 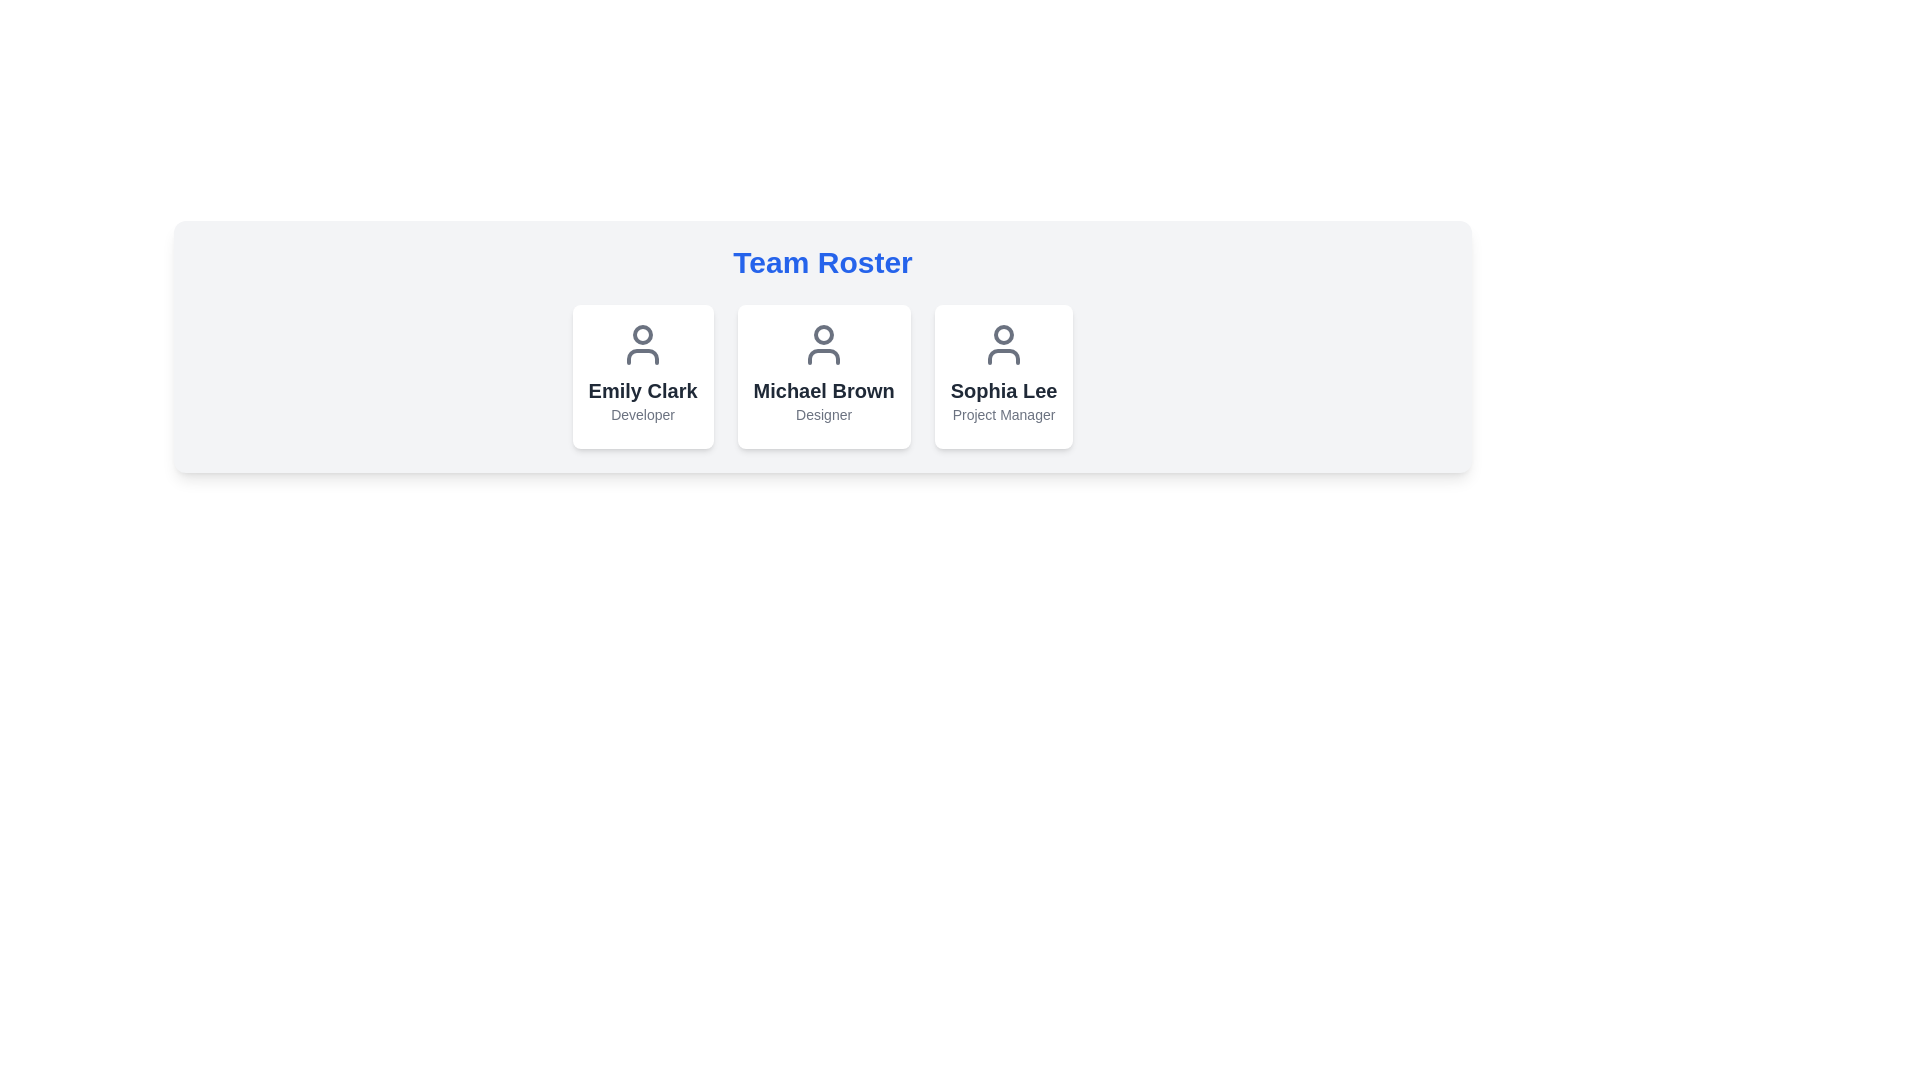 What do you see at coordinates (1003, 334) in the screenshot?
I see `the topmost circular shape within the SVG graphic of the user avatar for 'Sophia Lee, Project Manager' in the third team member card from the left in the 'Team Roster' section` at bounding box center [1003, 334].